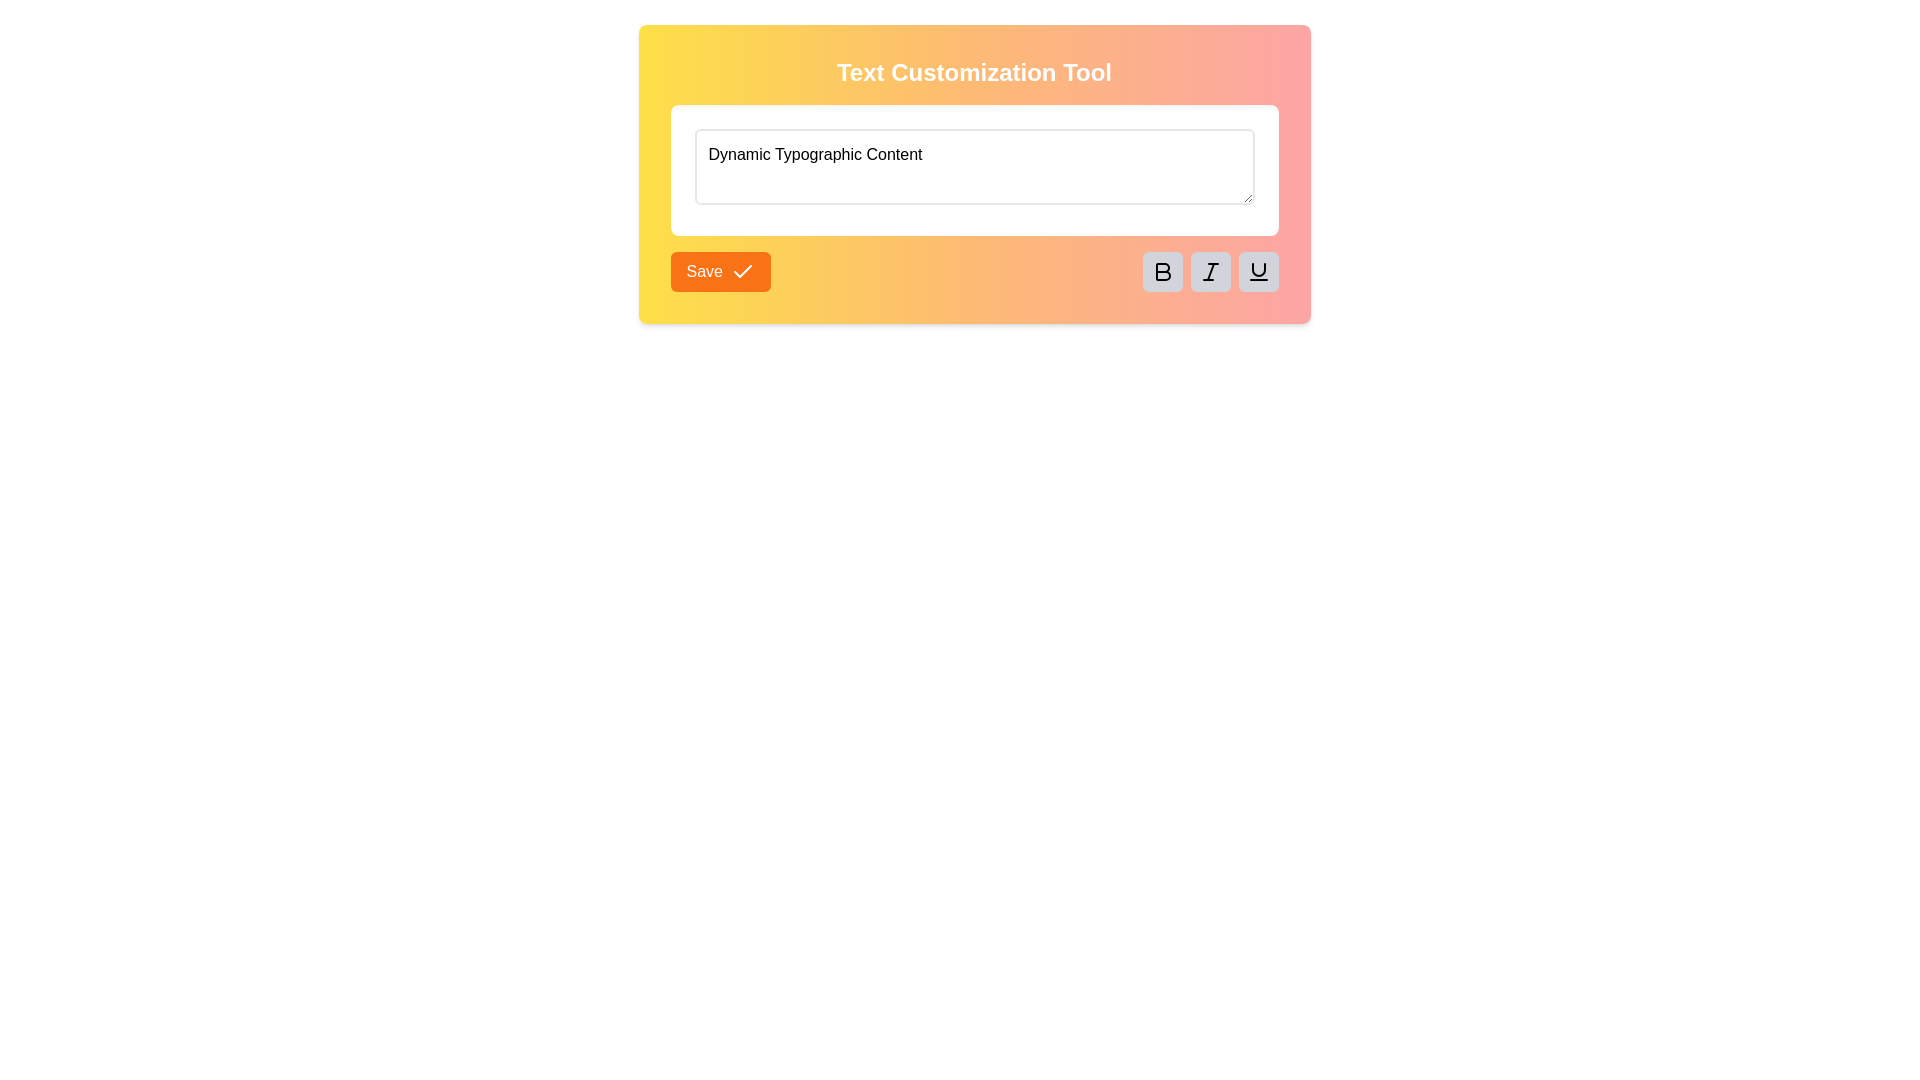 Image resolution: width=1920 pixels, height=1080 pixels. Describe the element at coordinates (742, 272) in the screenshot. I see `the small checkmark icon rendered in a minimalist stroke style, located to the right of the 'Save' text within the vibrant orange button` at that location.